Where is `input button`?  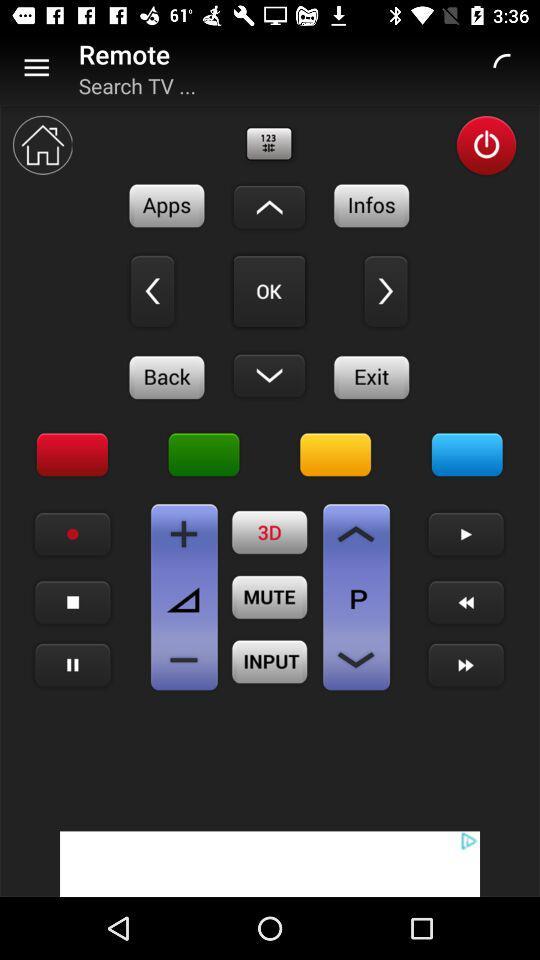
input button is located at coordinates (270, 661).